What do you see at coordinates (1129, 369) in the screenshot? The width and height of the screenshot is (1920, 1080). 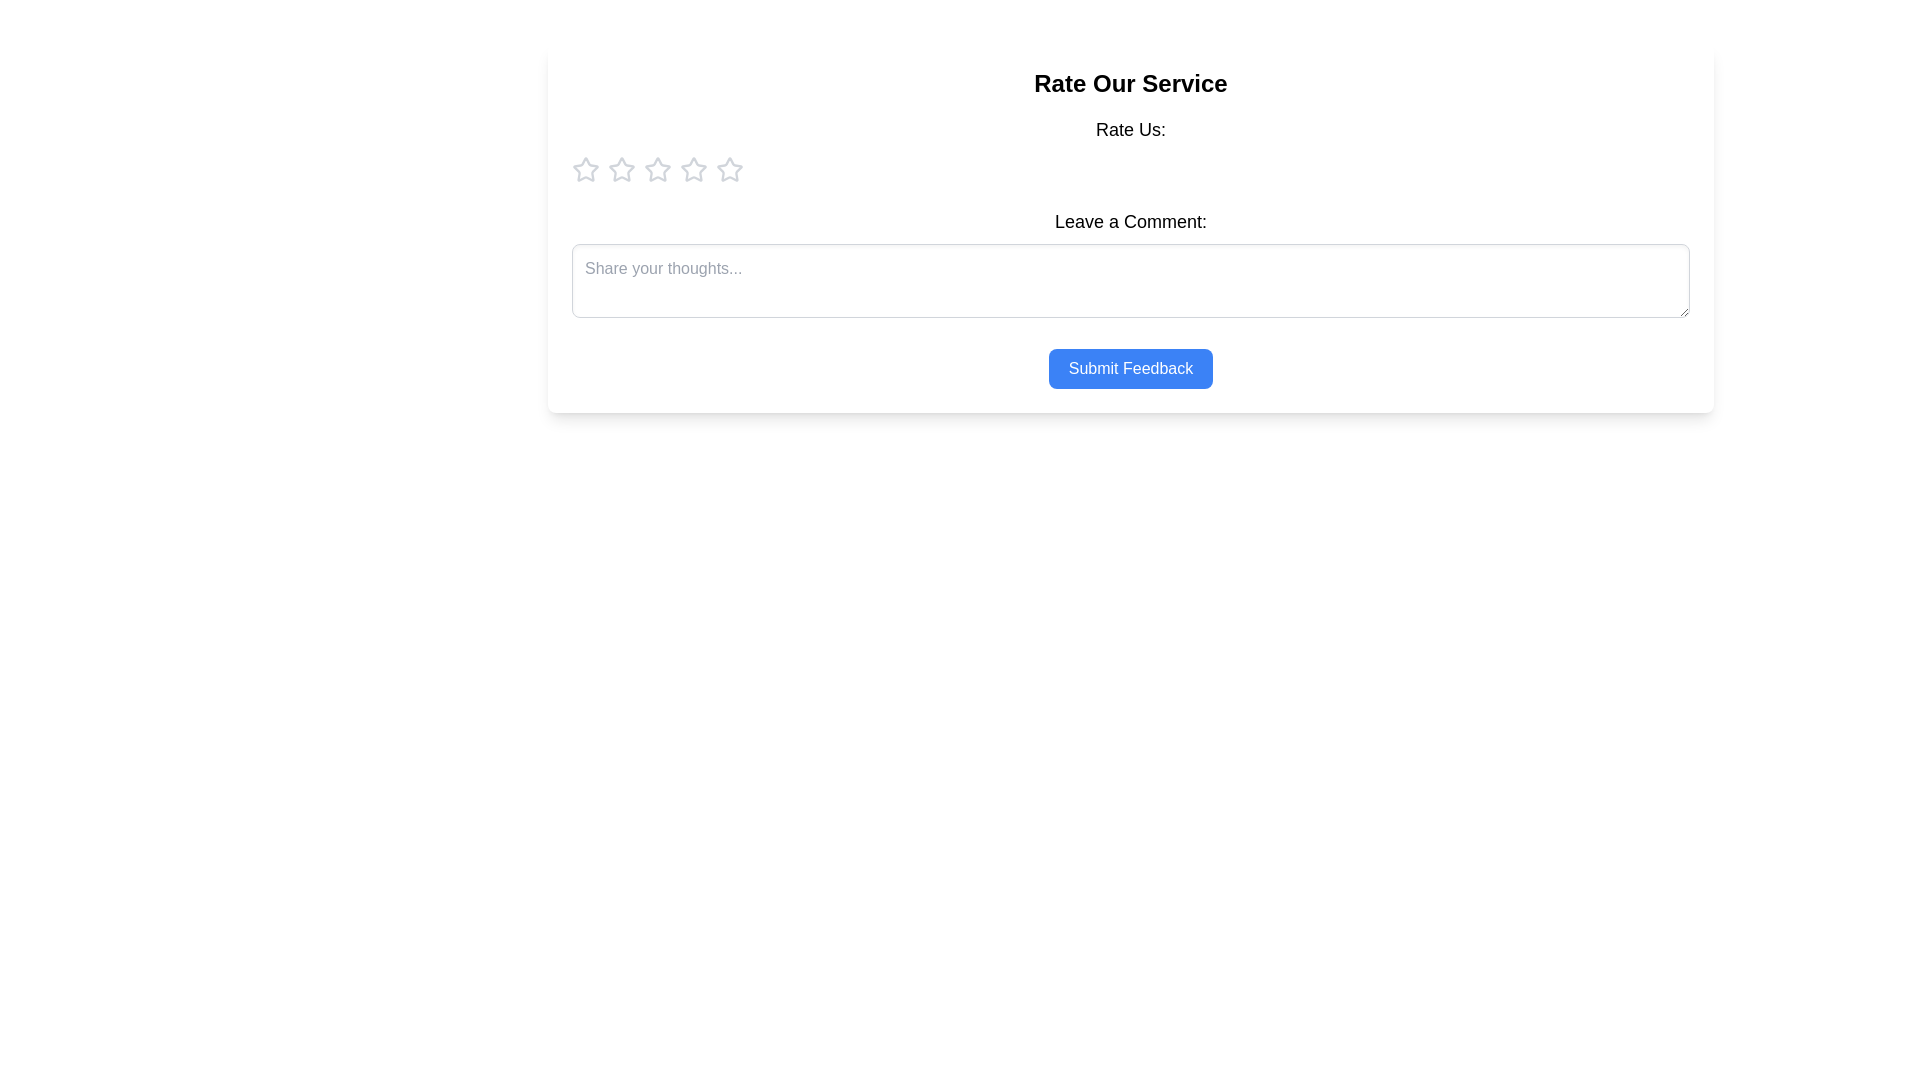 I see `the 'Submit Feedback' button` at bounding box center [1129, 369].